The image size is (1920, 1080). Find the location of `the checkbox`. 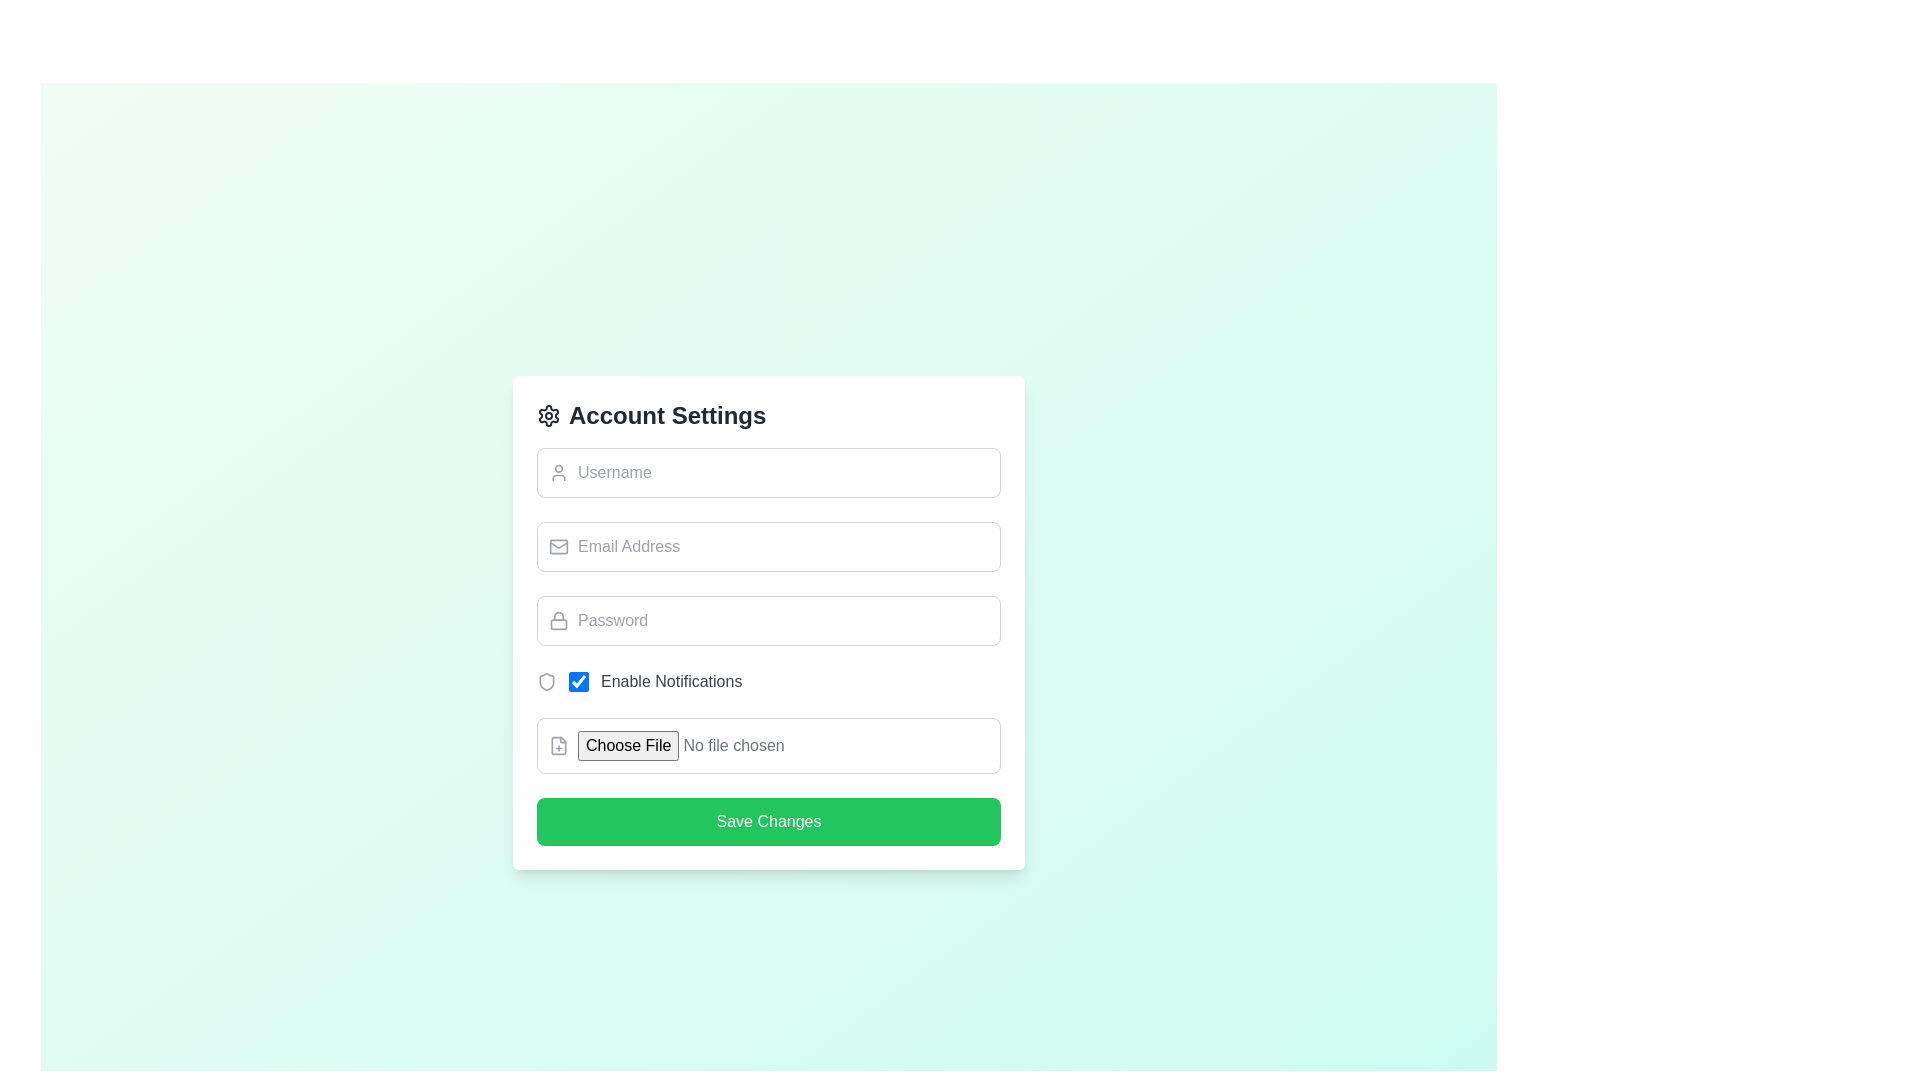

the checkbox is located at coordinates (578, 681).